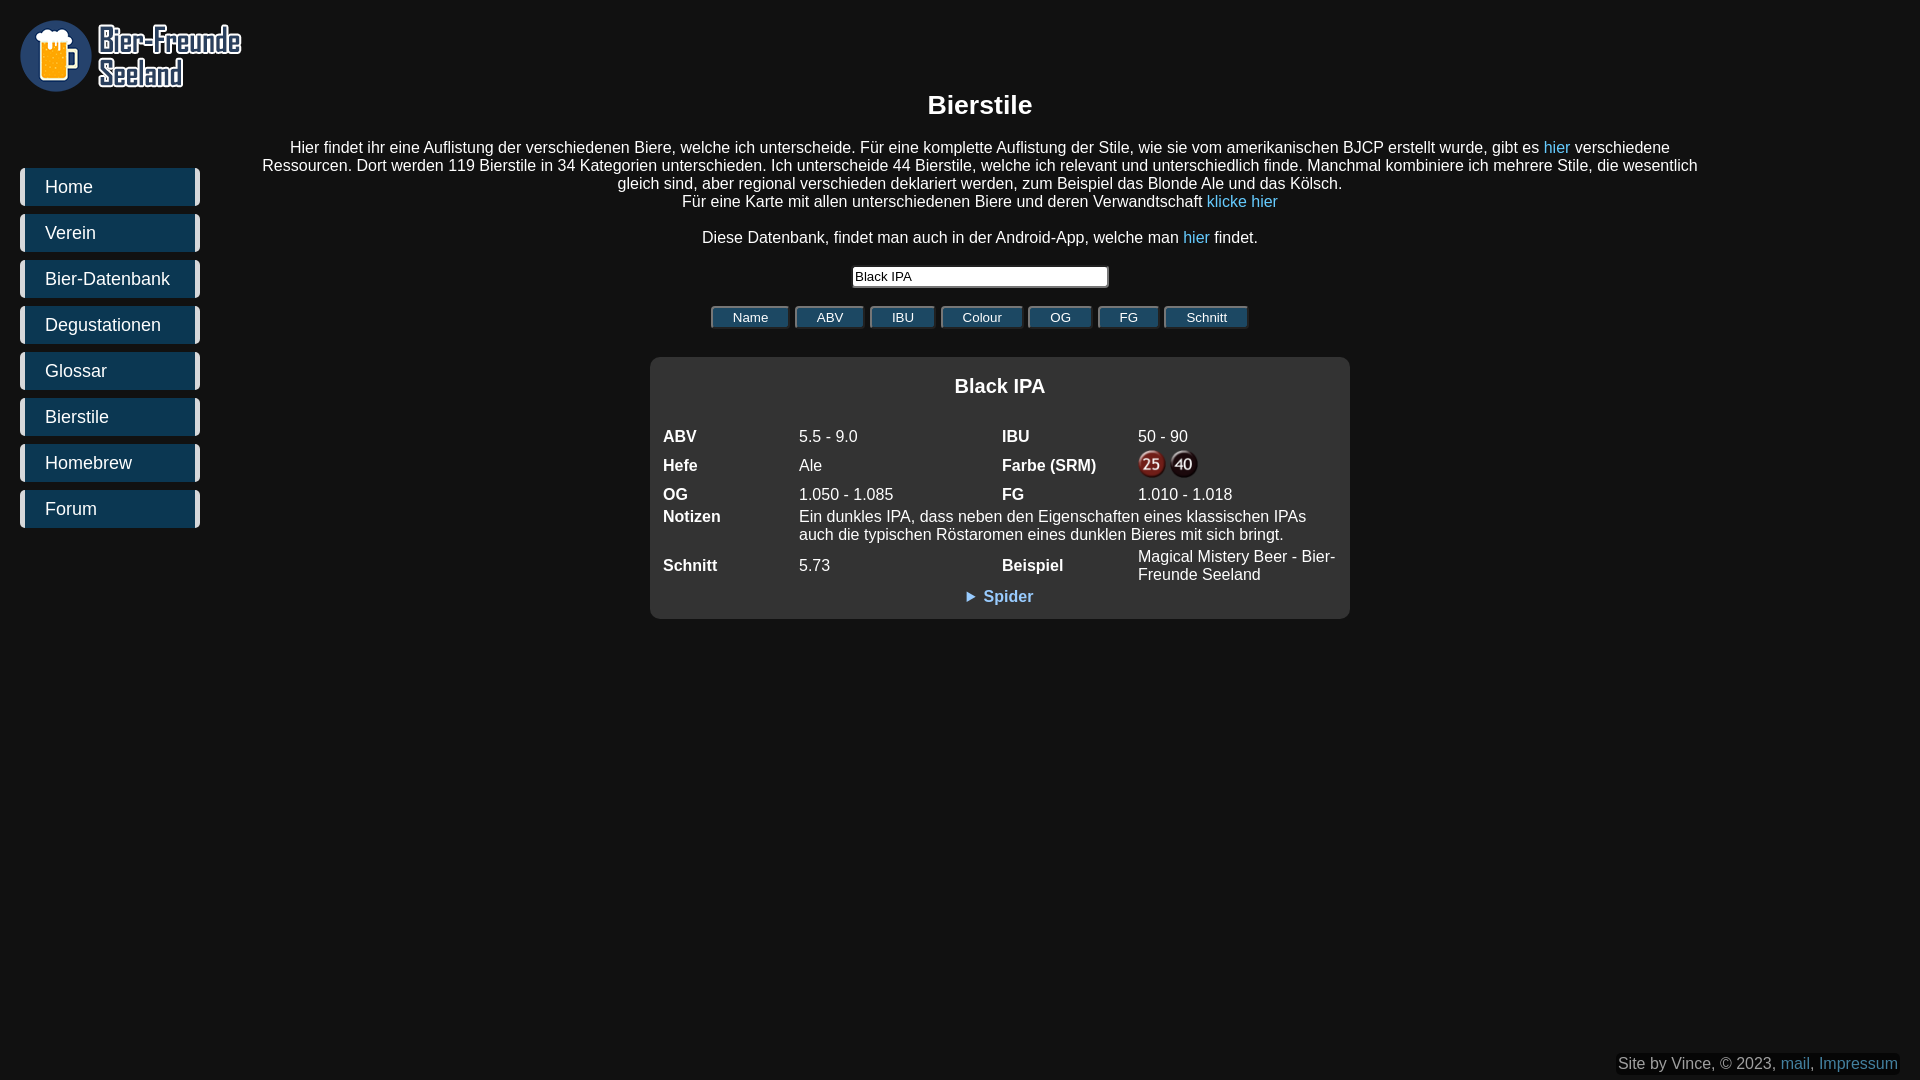  Describe the element at coordinates (1556, 146) in the screenshot. I see `'hier'` at that location.